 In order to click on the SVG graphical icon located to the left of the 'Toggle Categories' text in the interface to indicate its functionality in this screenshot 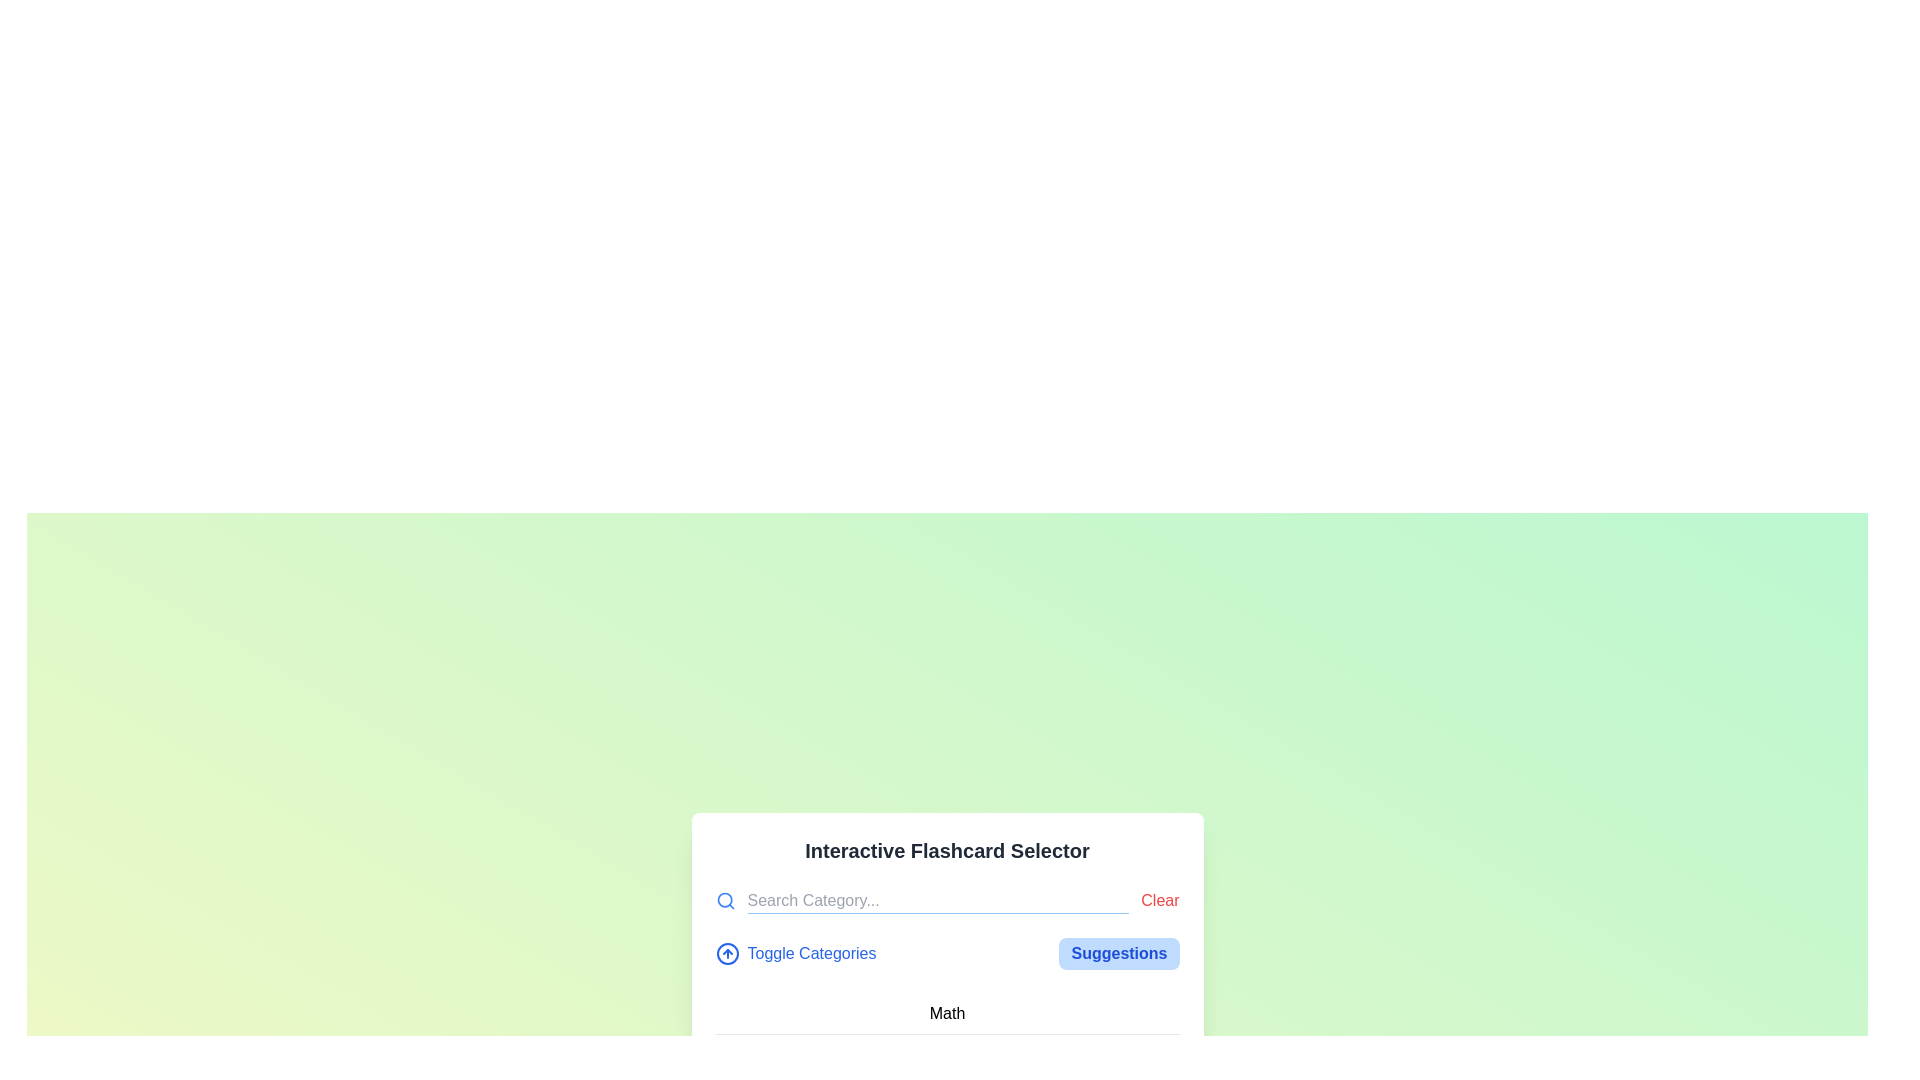, I will do `click(726, 952)`.